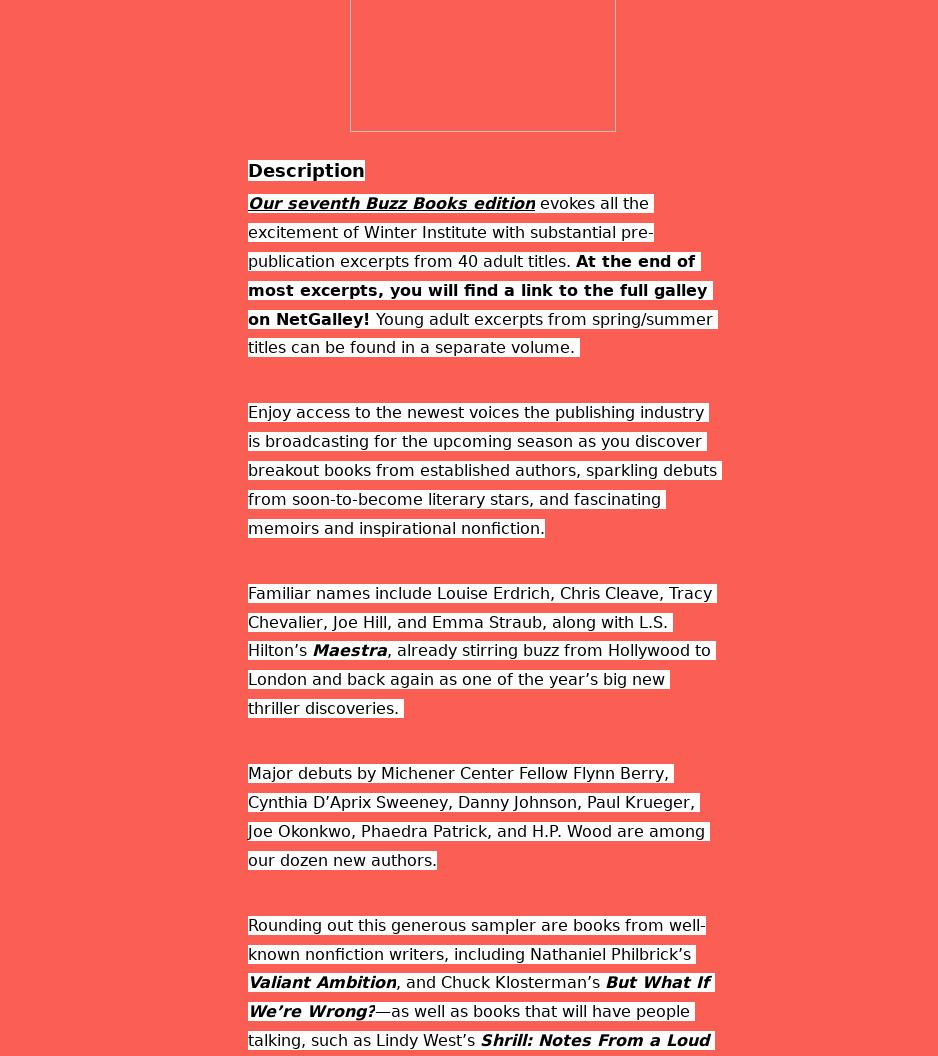 This screenshot has width=938, height=1056. I want to click on 'evokes all the excitement of Winter Institute with substantial pre-publication excerpts from 40 adult titles.', so click(247, 231).